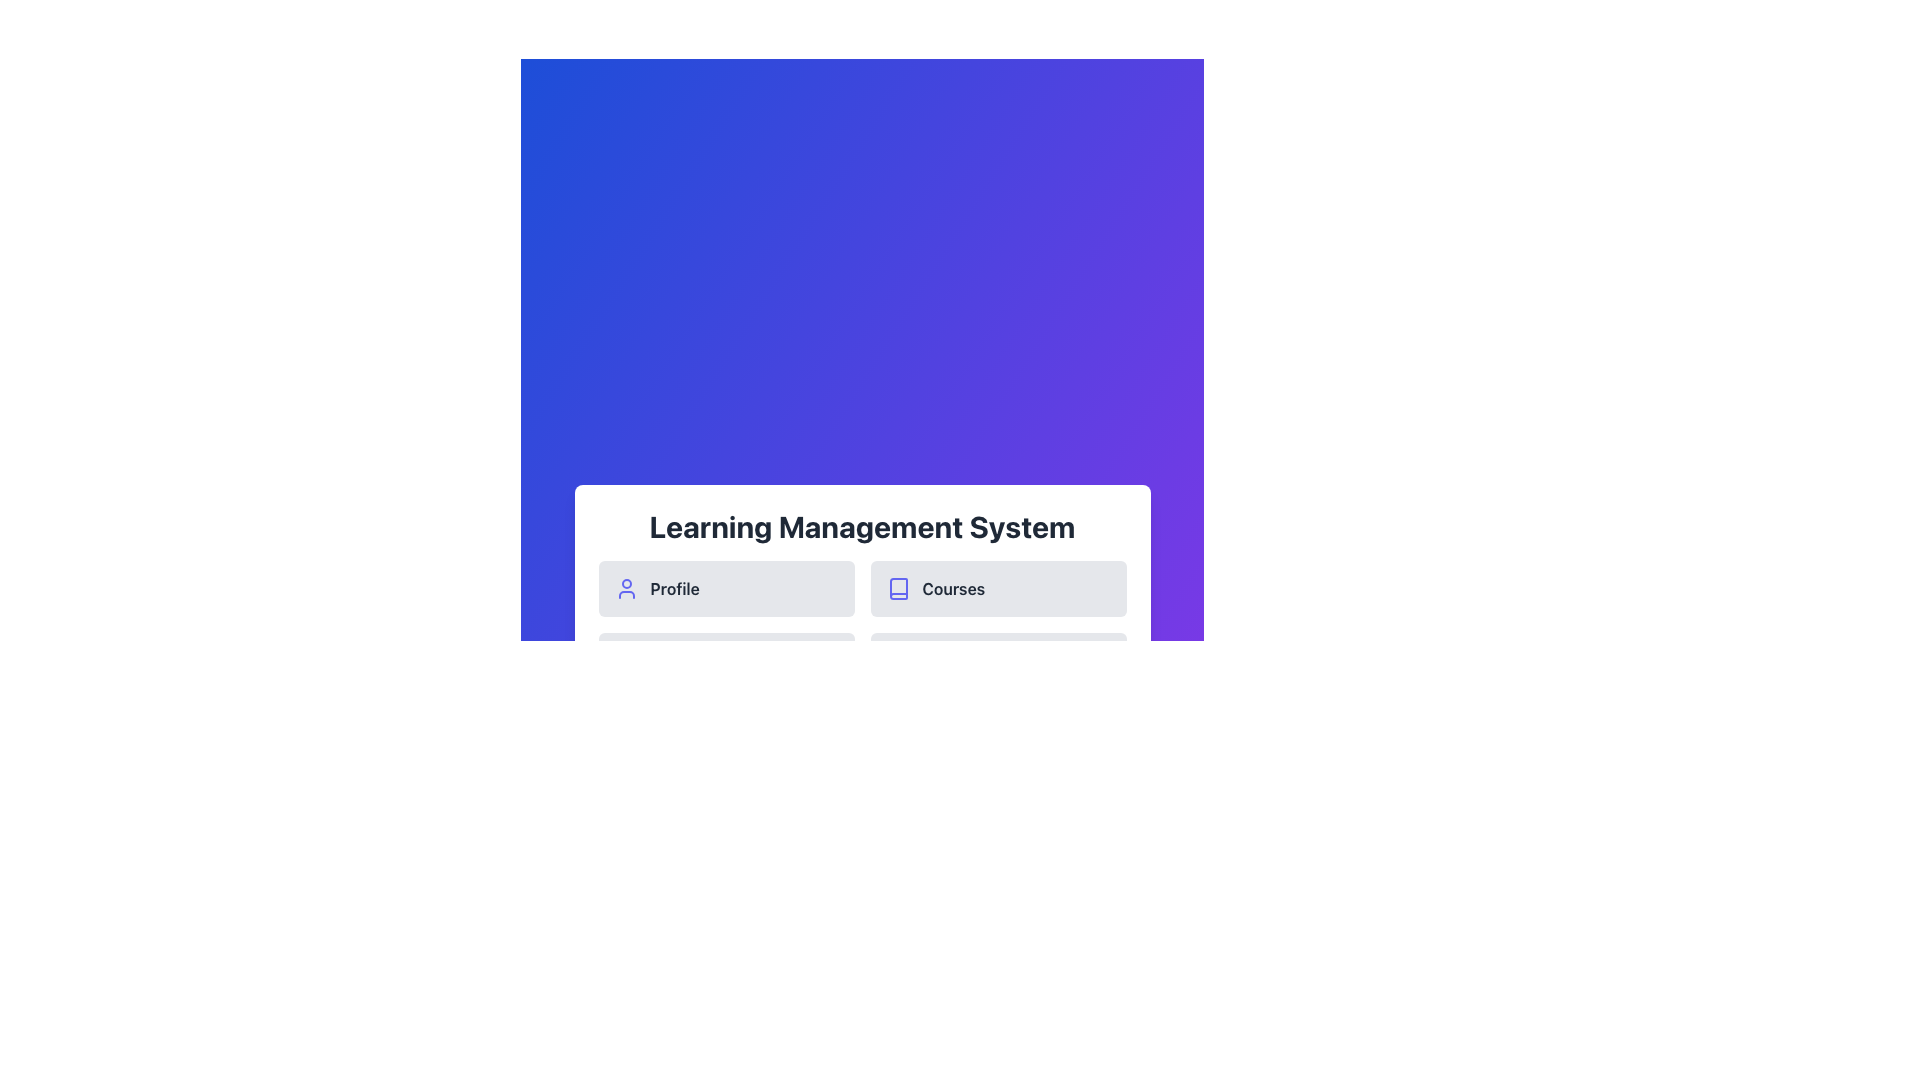 The height and width of the screenshot is (1080, 1920). What do you see at coordinates (625, 588) in the screenshot?
I see `the user profile icon located to the left of the 'Profile' text for contextual information` at bounding box center [625, 588].